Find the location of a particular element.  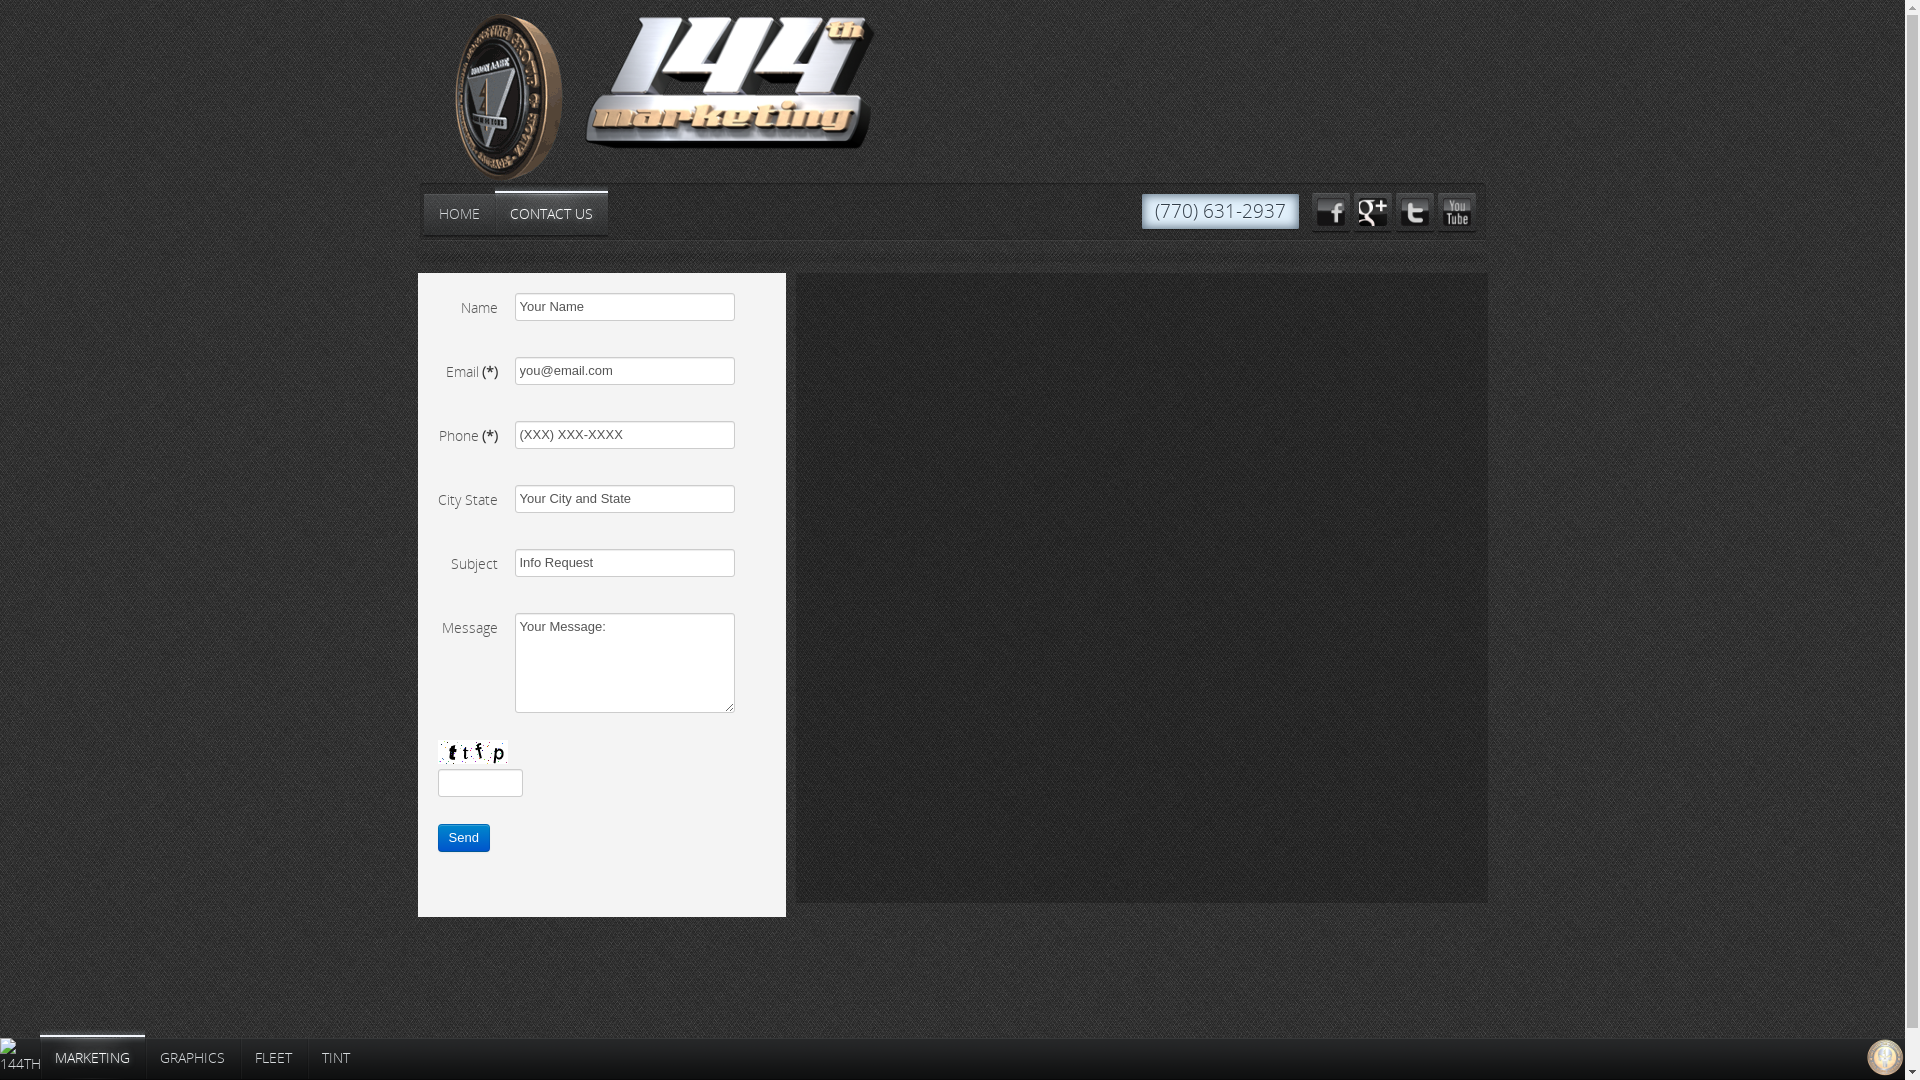

'(770) 631-2937' is located at coordinates (1219, 211).